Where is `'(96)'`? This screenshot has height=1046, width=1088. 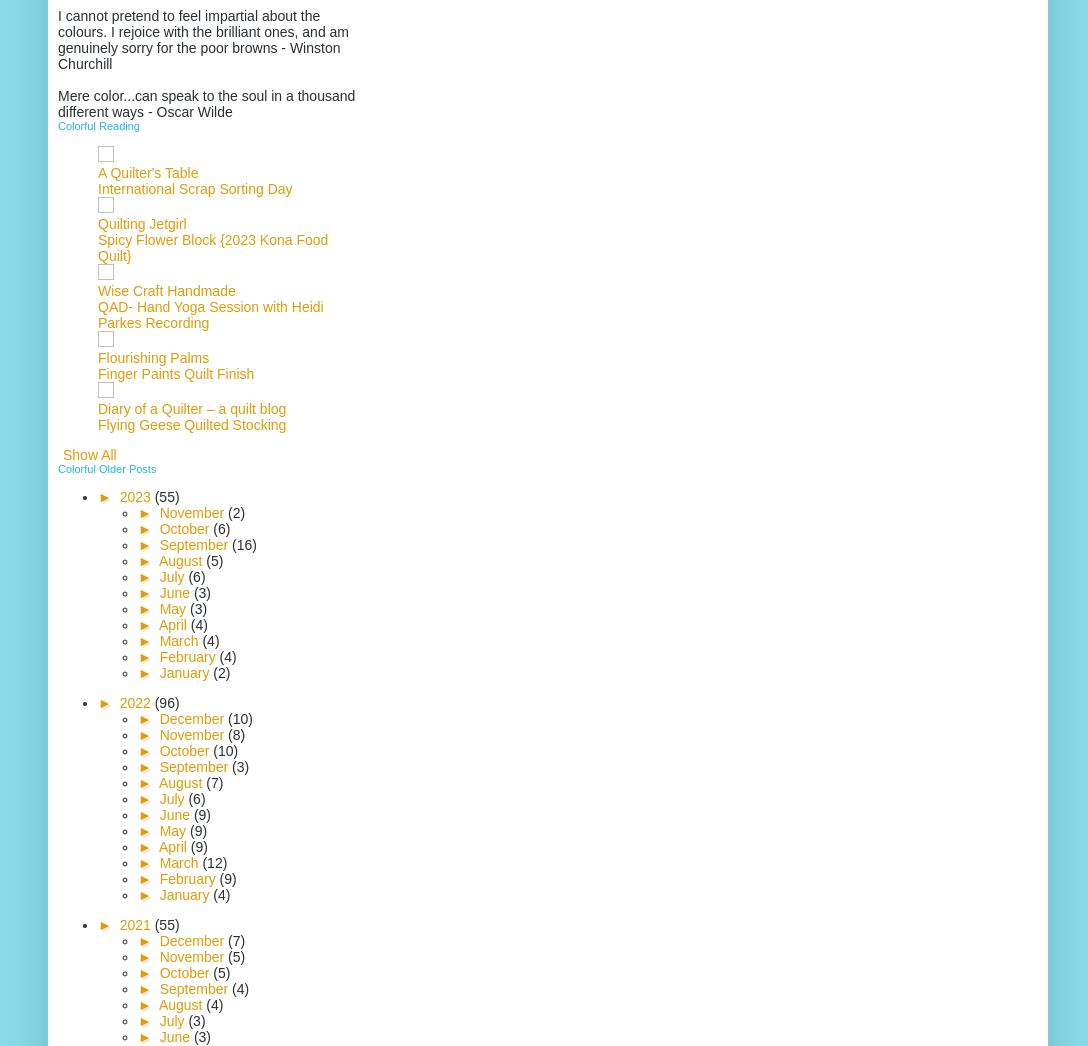
'(96)' is located at coordinates (165, 703).